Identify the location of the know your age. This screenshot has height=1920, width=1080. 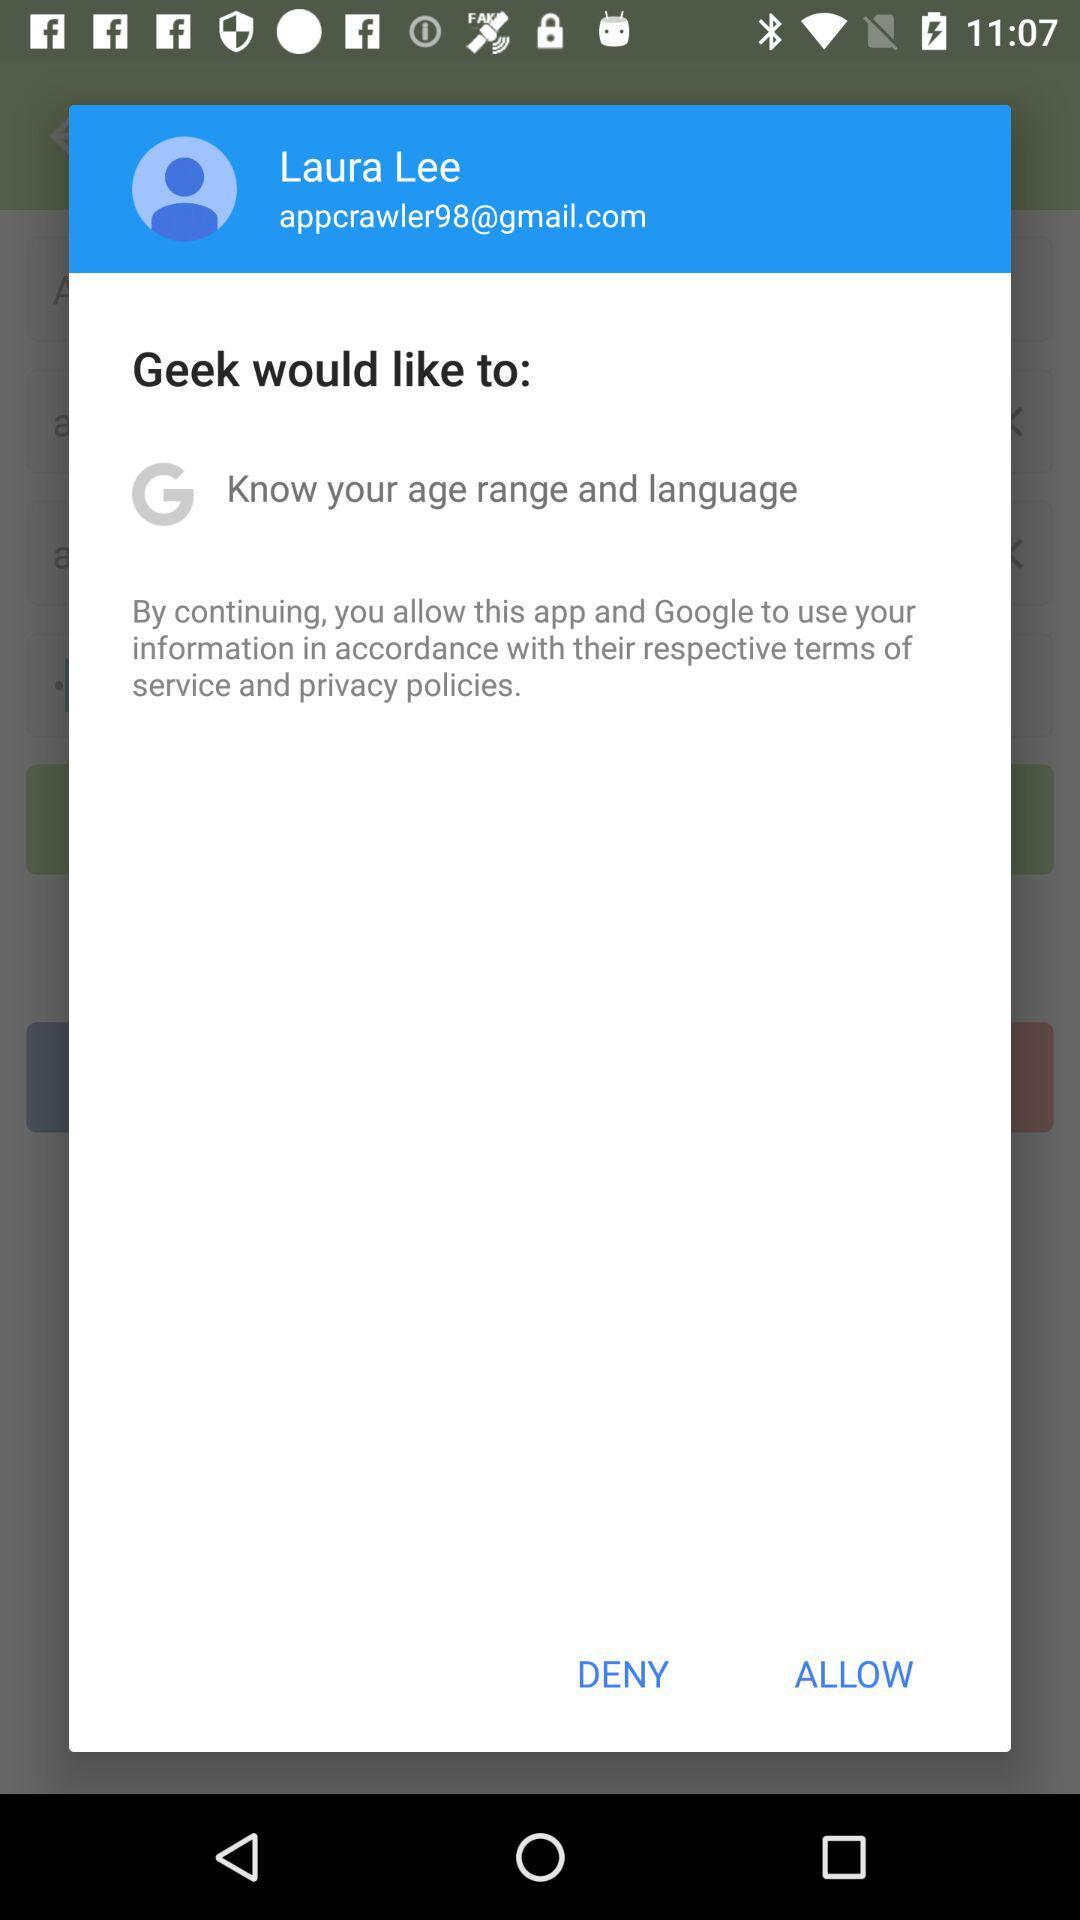
(511, 487).